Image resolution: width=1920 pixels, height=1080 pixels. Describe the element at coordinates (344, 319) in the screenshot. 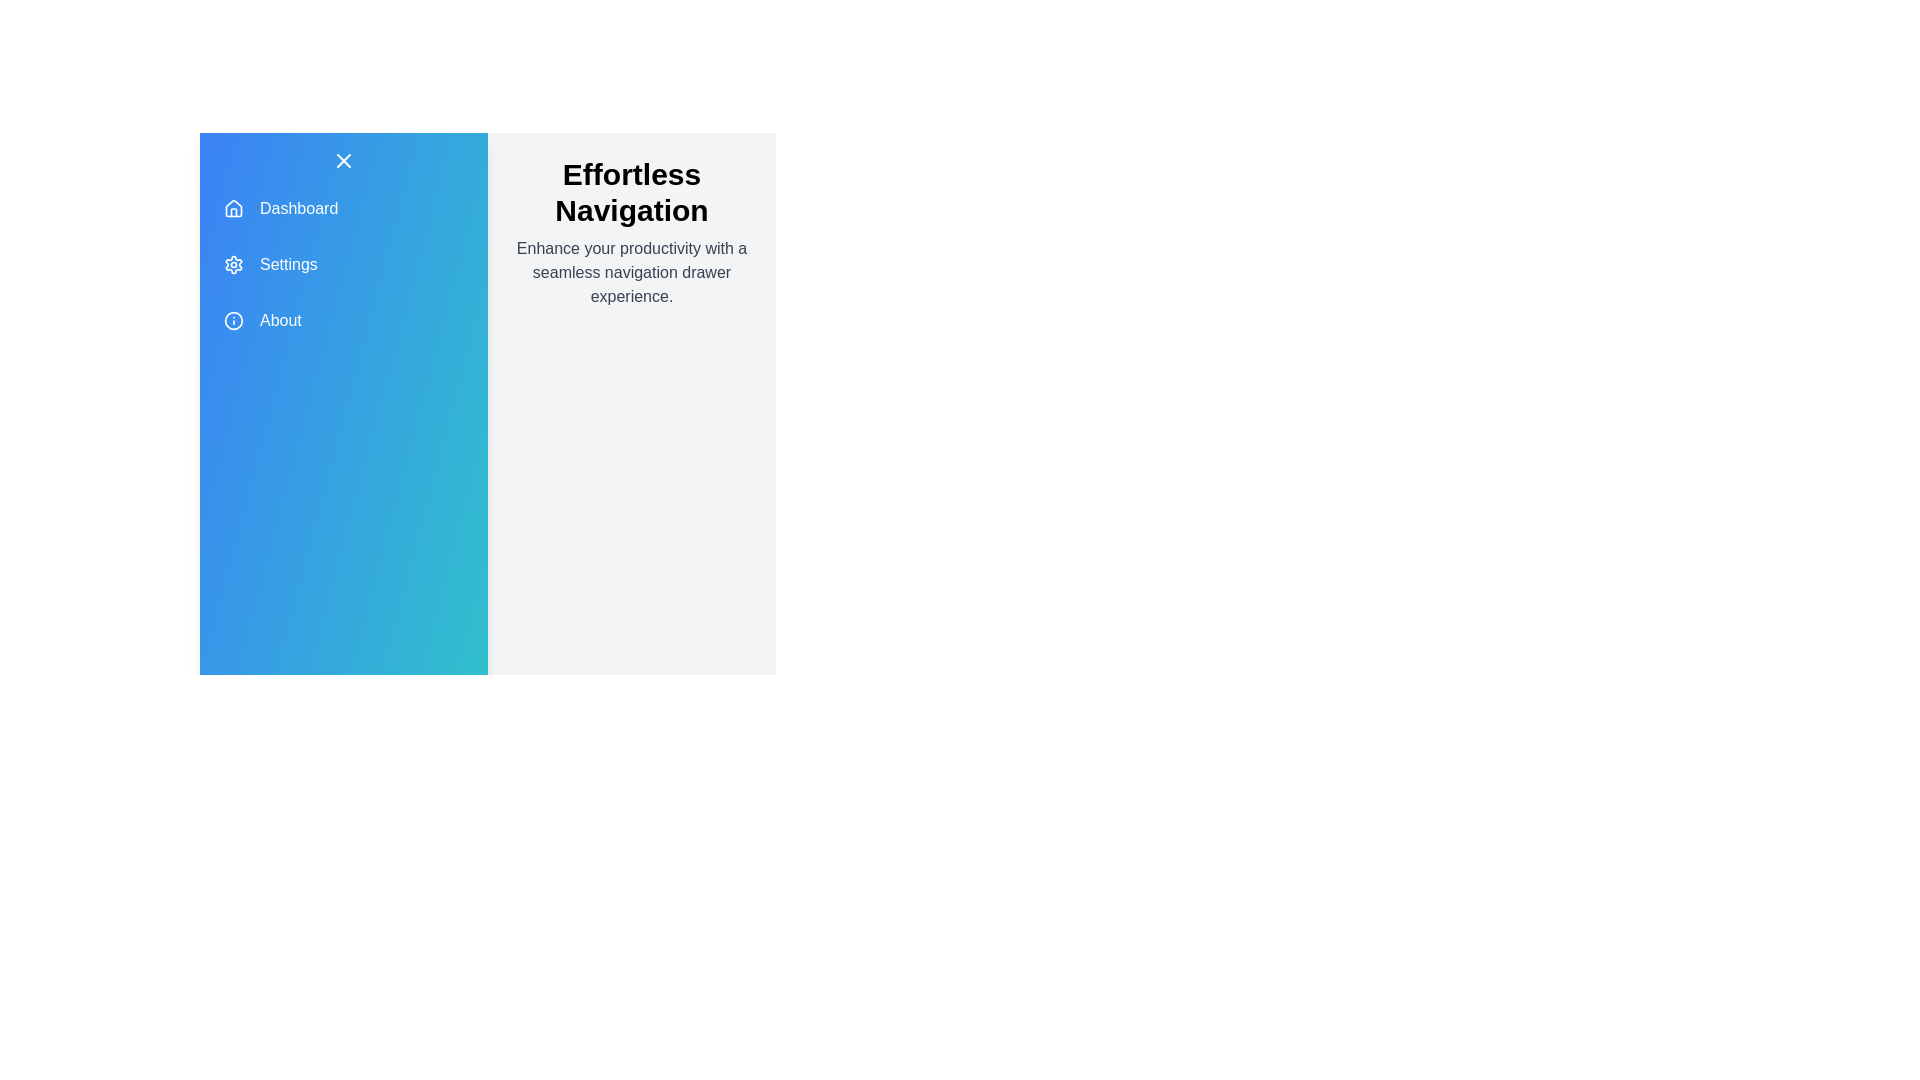

I see `the 'About' menu item to select it` at that location.